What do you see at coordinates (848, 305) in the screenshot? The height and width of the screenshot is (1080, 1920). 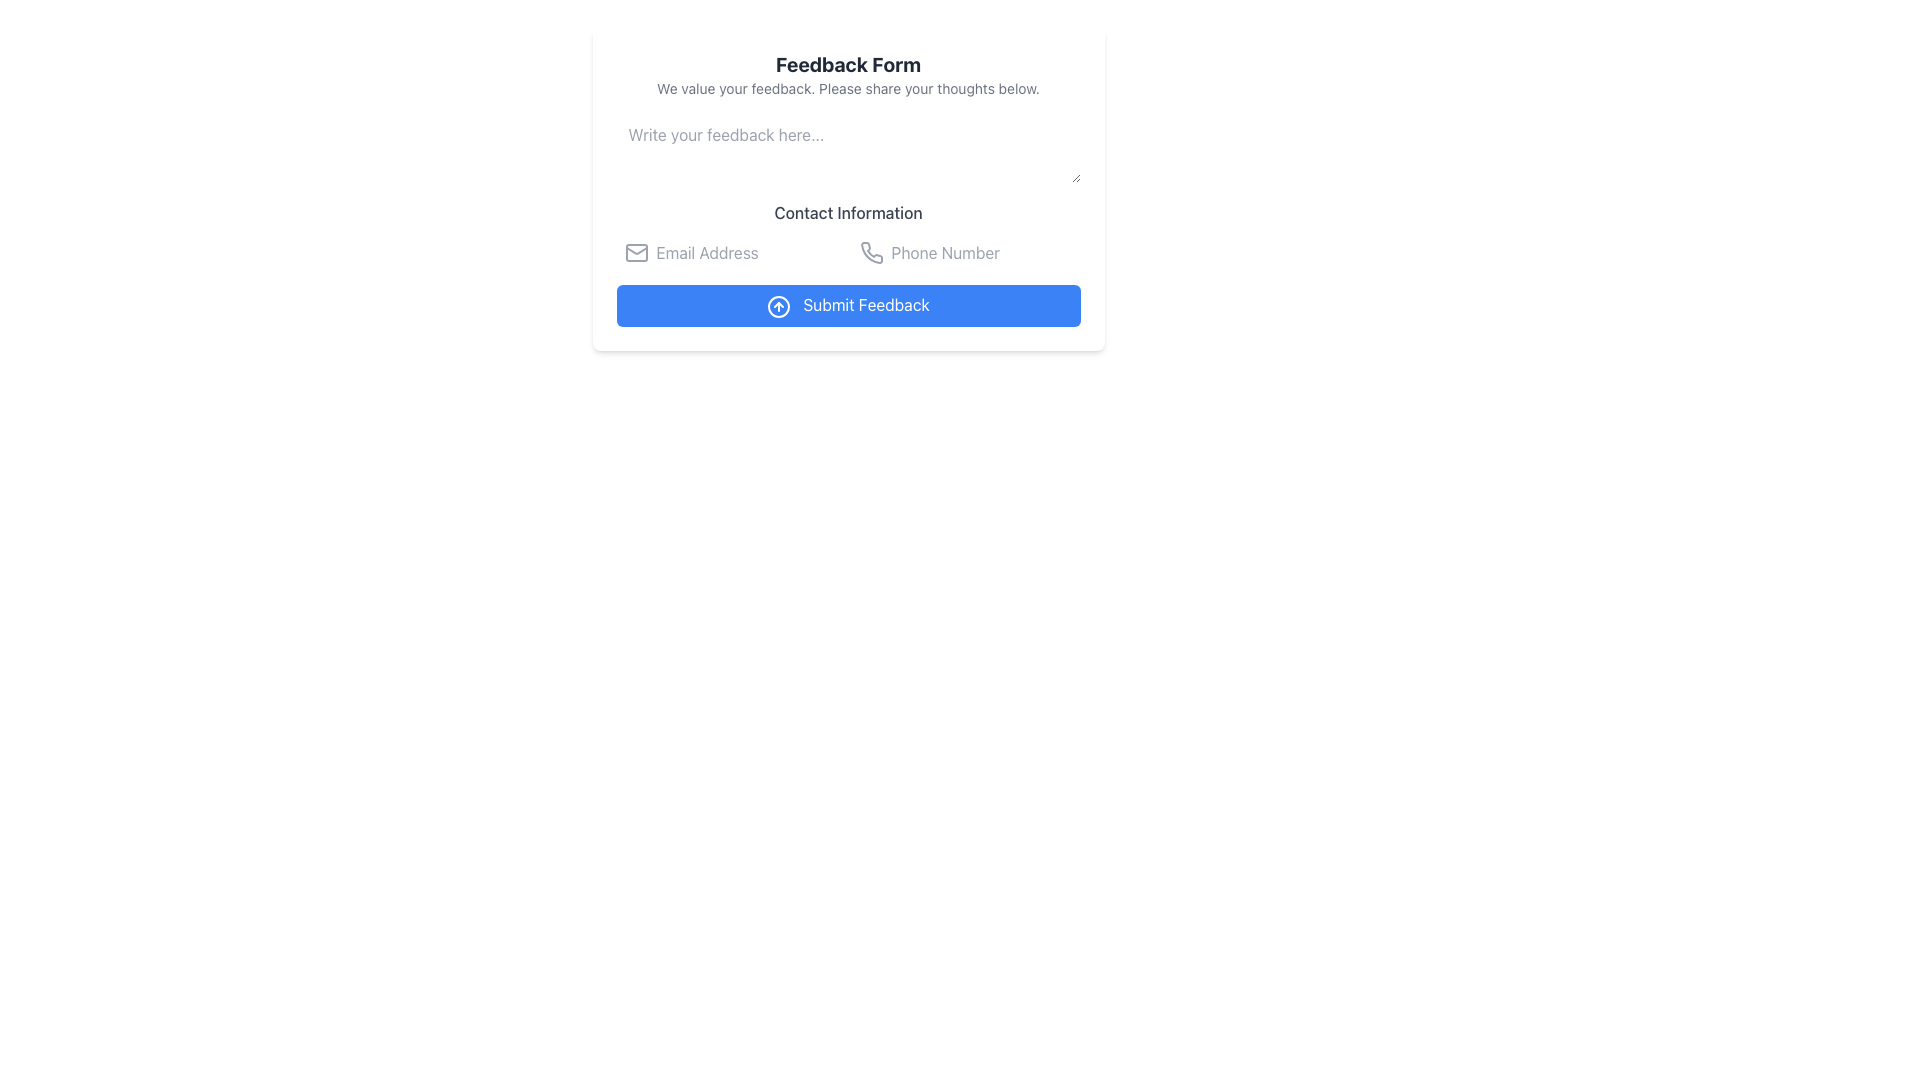 I see `the submission button located below 'Contact Information' in the feedback form` at bounding box center [848, 305].